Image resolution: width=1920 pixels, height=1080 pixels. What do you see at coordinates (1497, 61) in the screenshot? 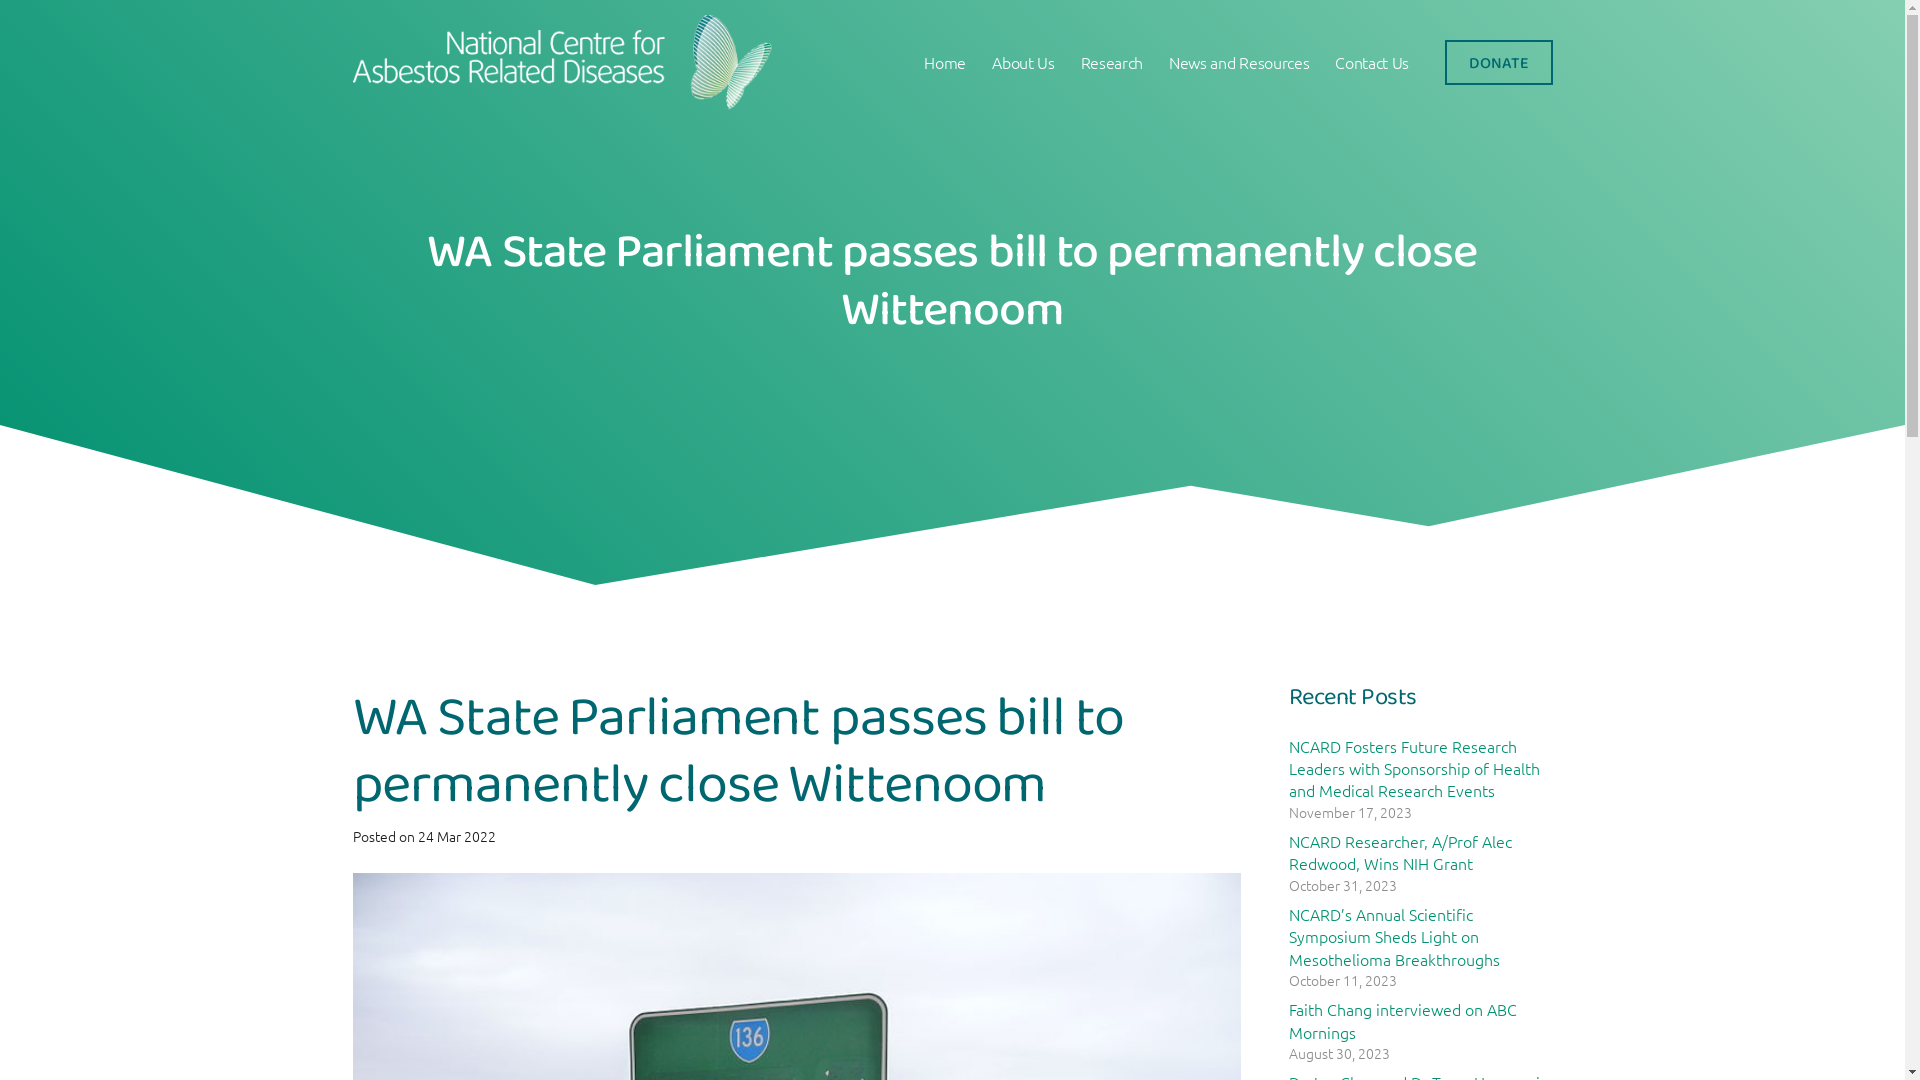
I see `'DONATE'` at bounding box center [1497, 61].